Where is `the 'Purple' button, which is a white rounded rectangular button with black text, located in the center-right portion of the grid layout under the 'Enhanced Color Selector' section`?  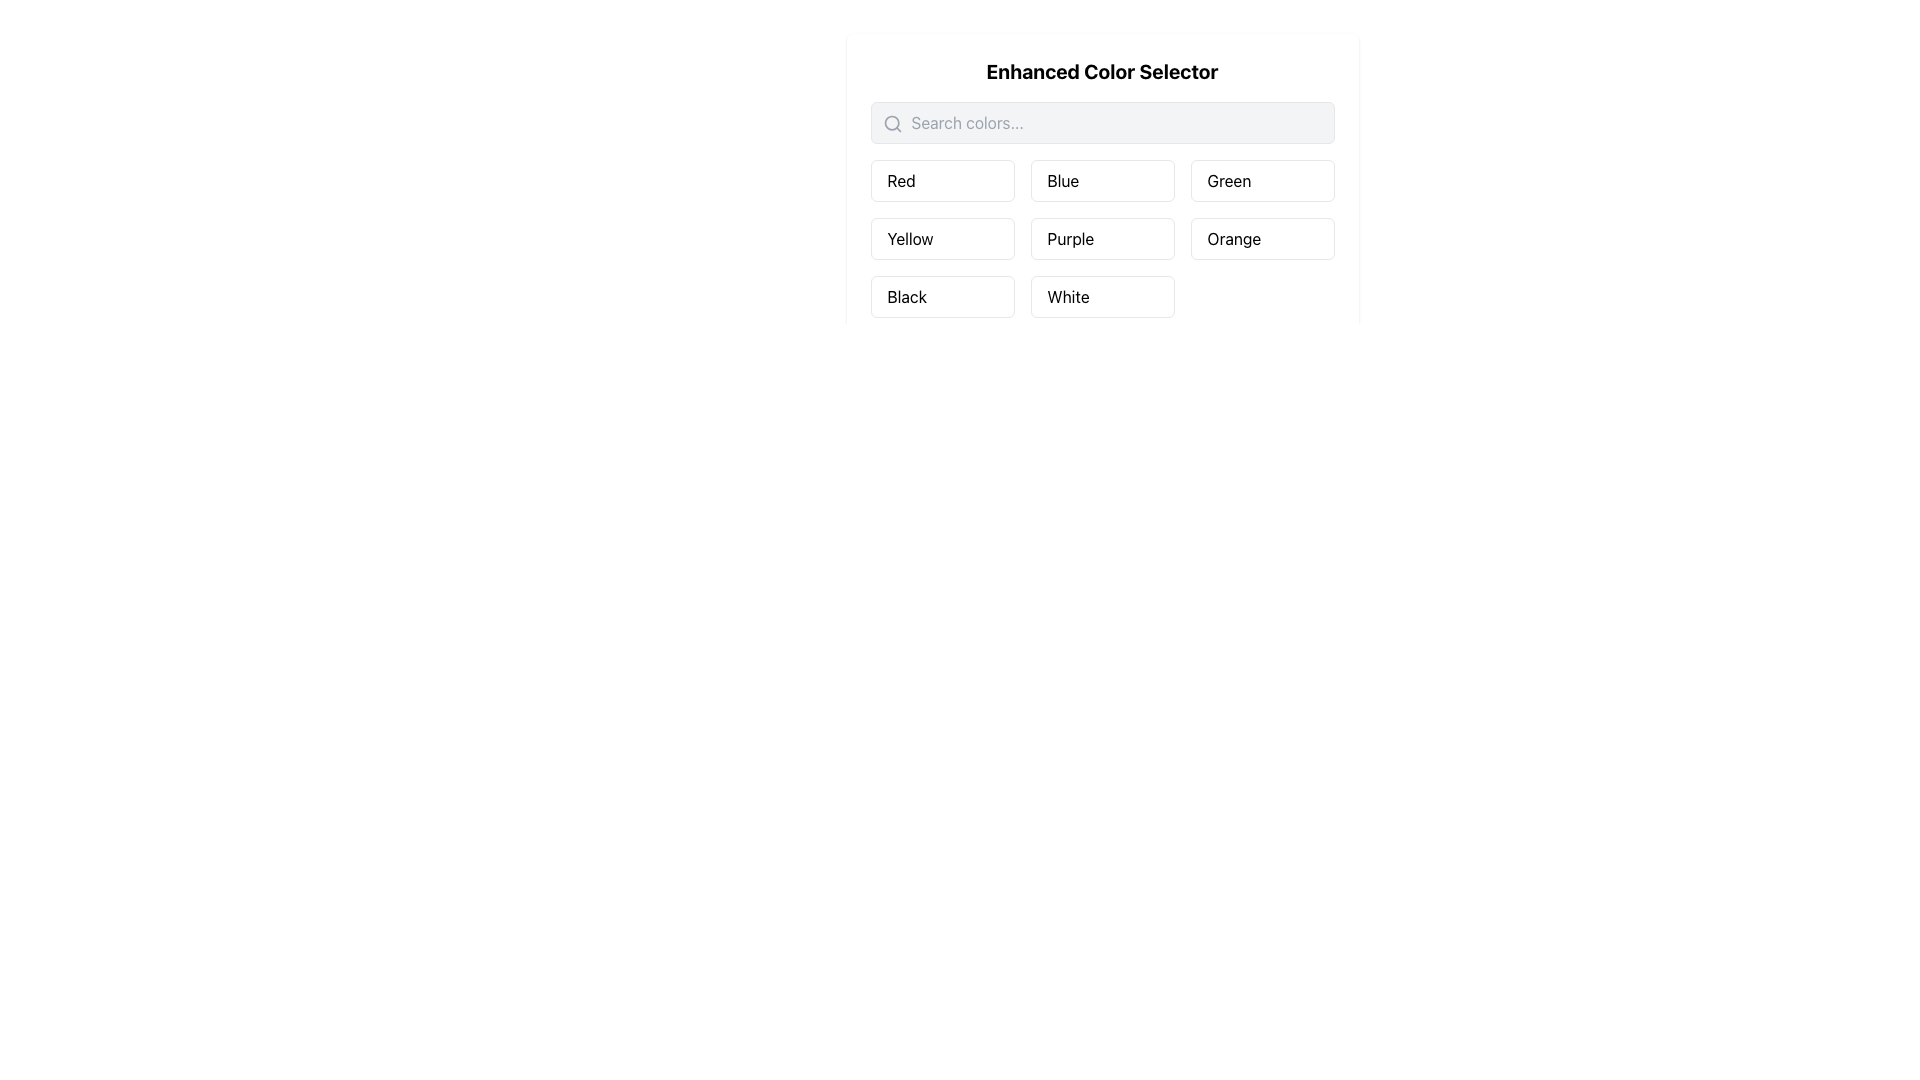 the 'Purple' button, which is a white rounded rectangular button with black text, located in the center-right portion of the grid layout under the 'Enhanced Color Selector' section is located at coordinates (1069, 238).